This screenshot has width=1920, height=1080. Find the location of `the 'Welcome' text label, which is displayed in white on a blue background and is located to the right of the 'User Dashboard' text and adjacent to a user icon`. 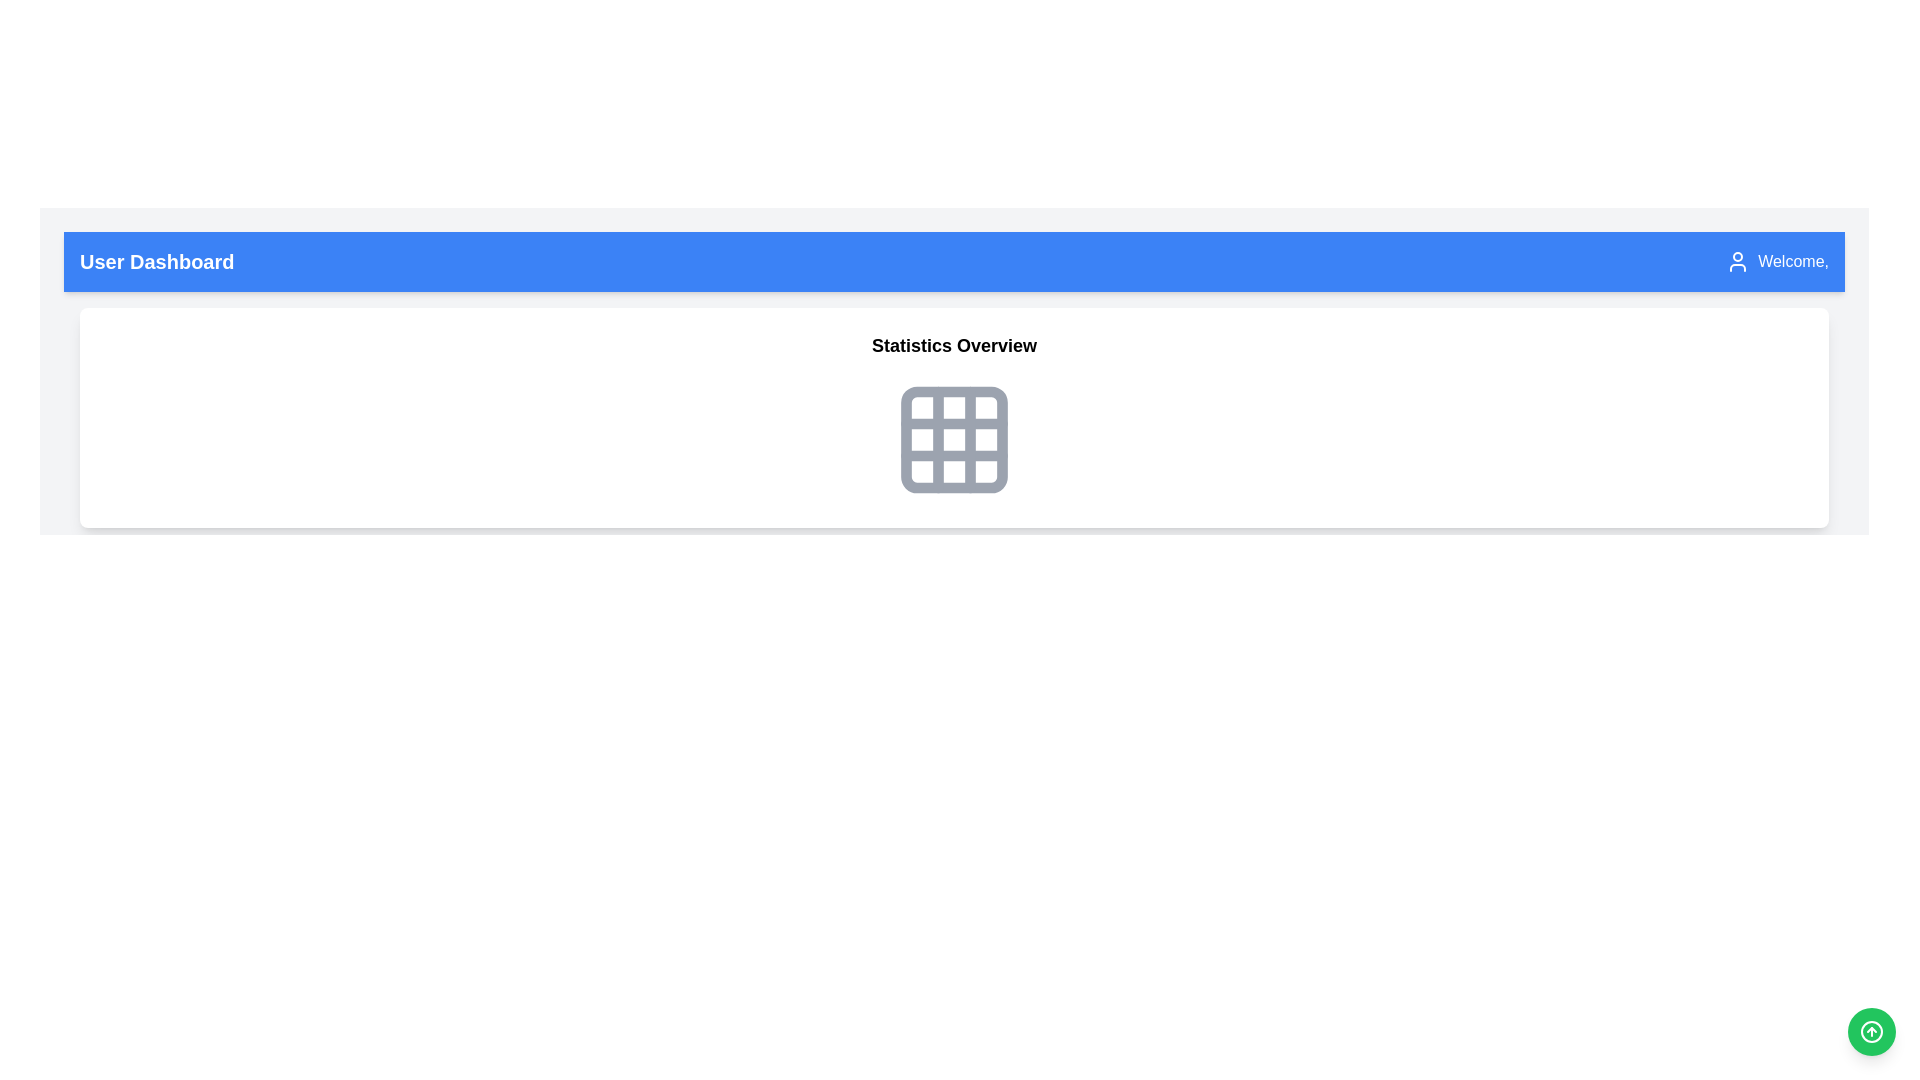

the 'Welcome' text label, which is displayed in white on a blue background and is located to the right of the 'User Dashboard' text and adjacent to a user icon is located at coordinates (1777, 261).